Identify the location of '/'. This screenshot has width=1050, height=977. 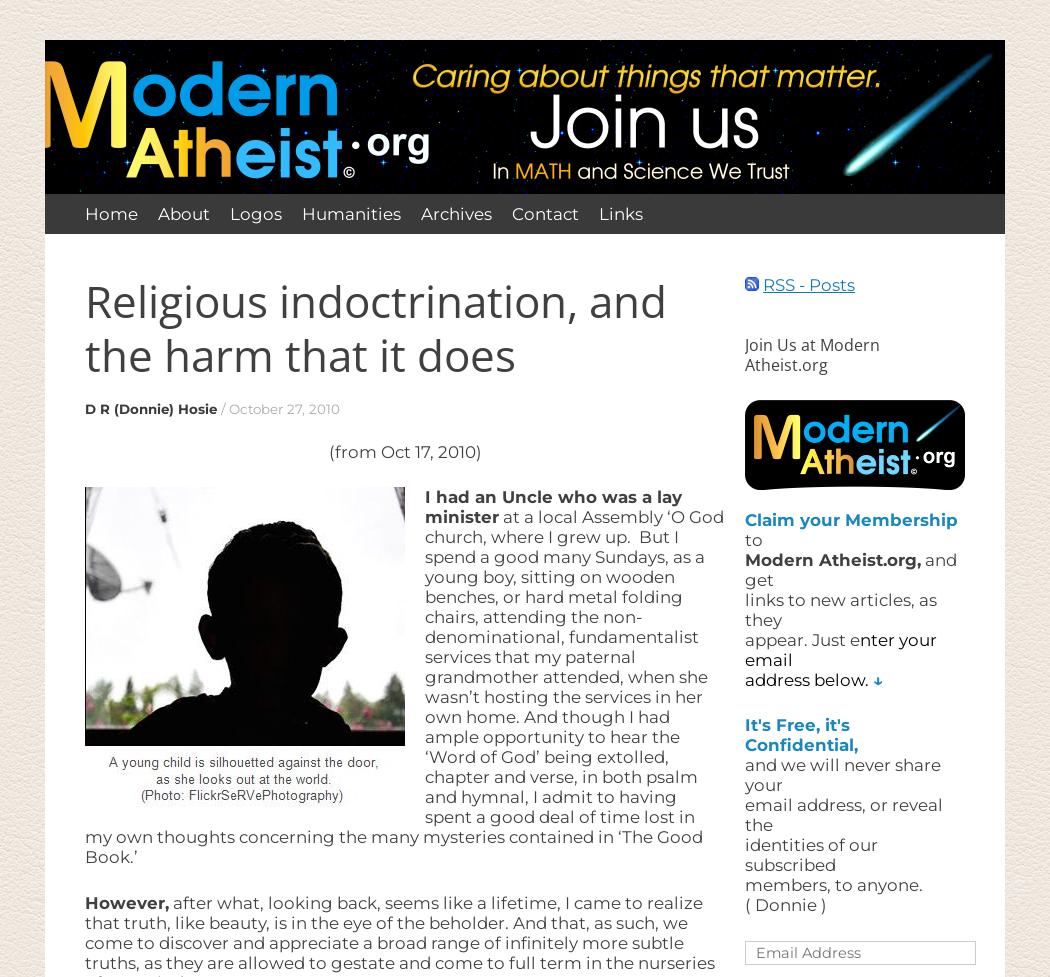
(222, 408).